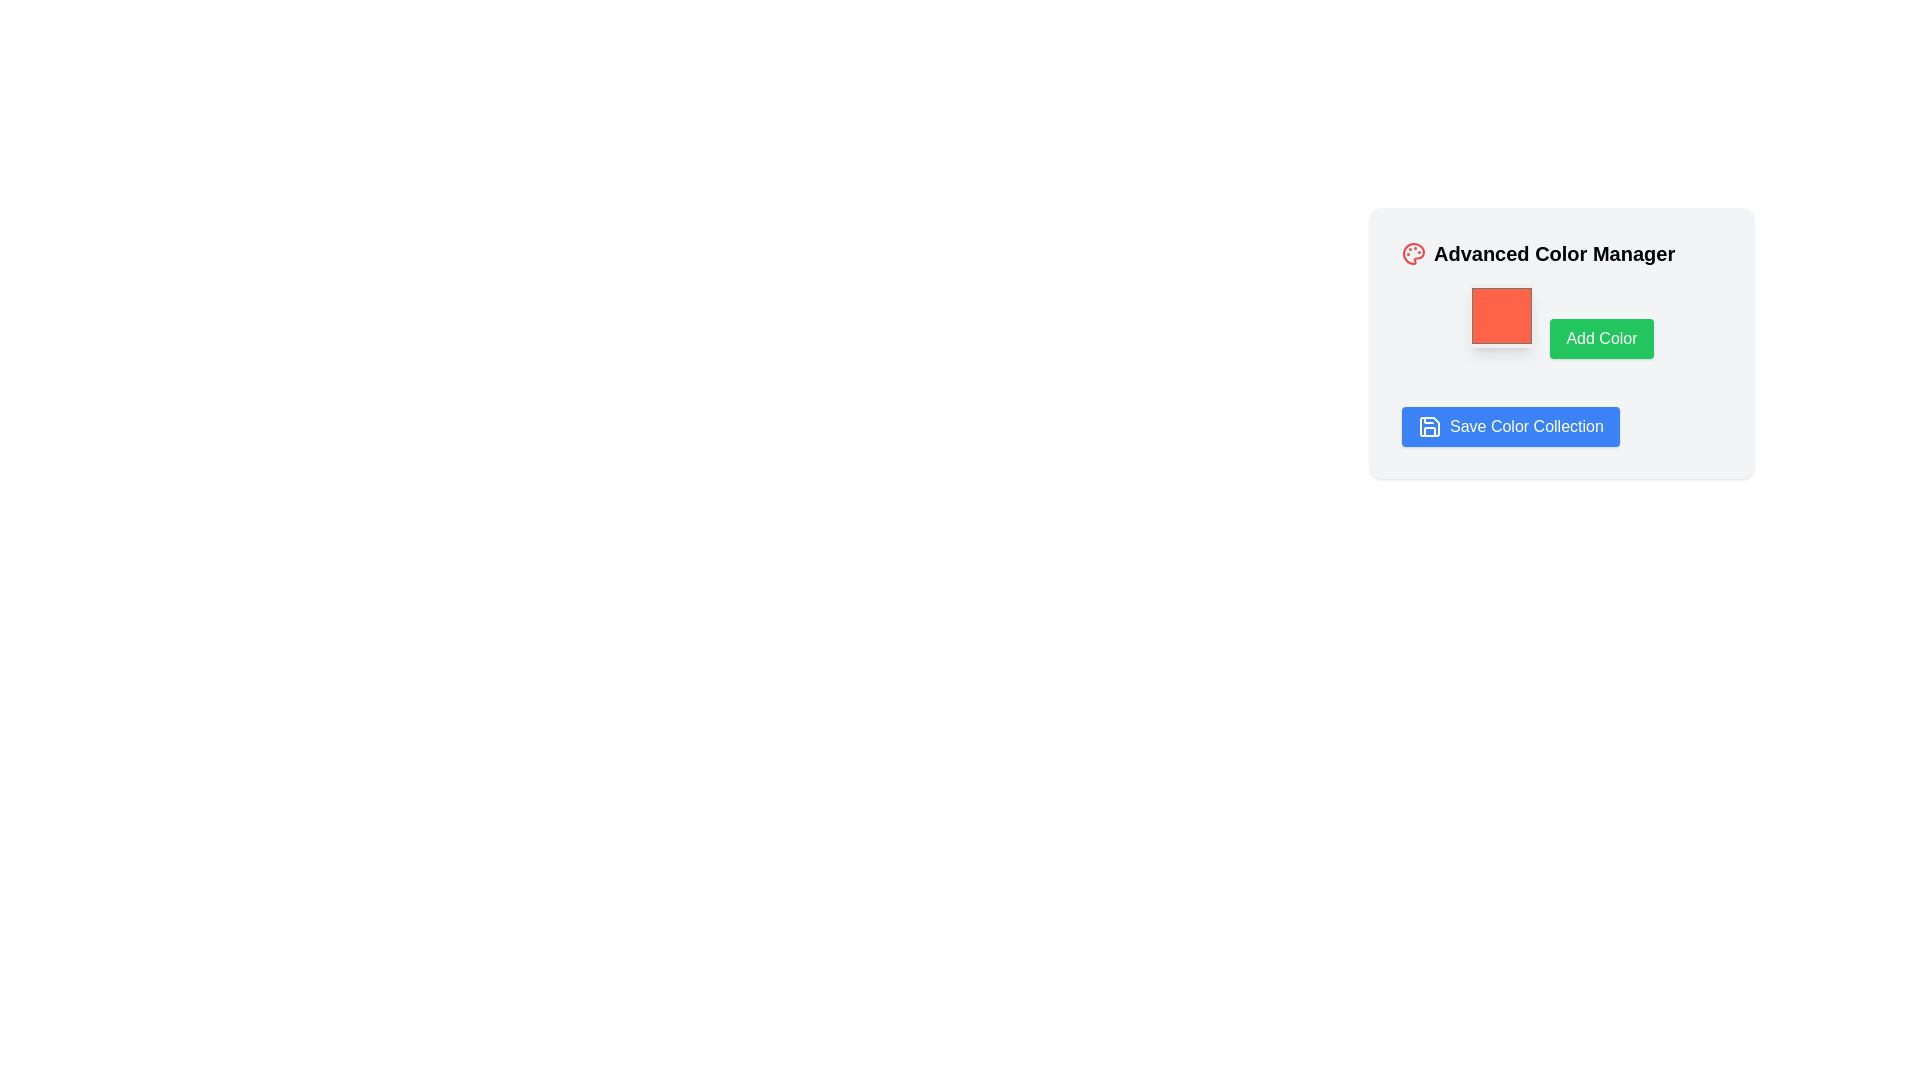  I want to click on the tomato red color swatch, so click(1502, 315).